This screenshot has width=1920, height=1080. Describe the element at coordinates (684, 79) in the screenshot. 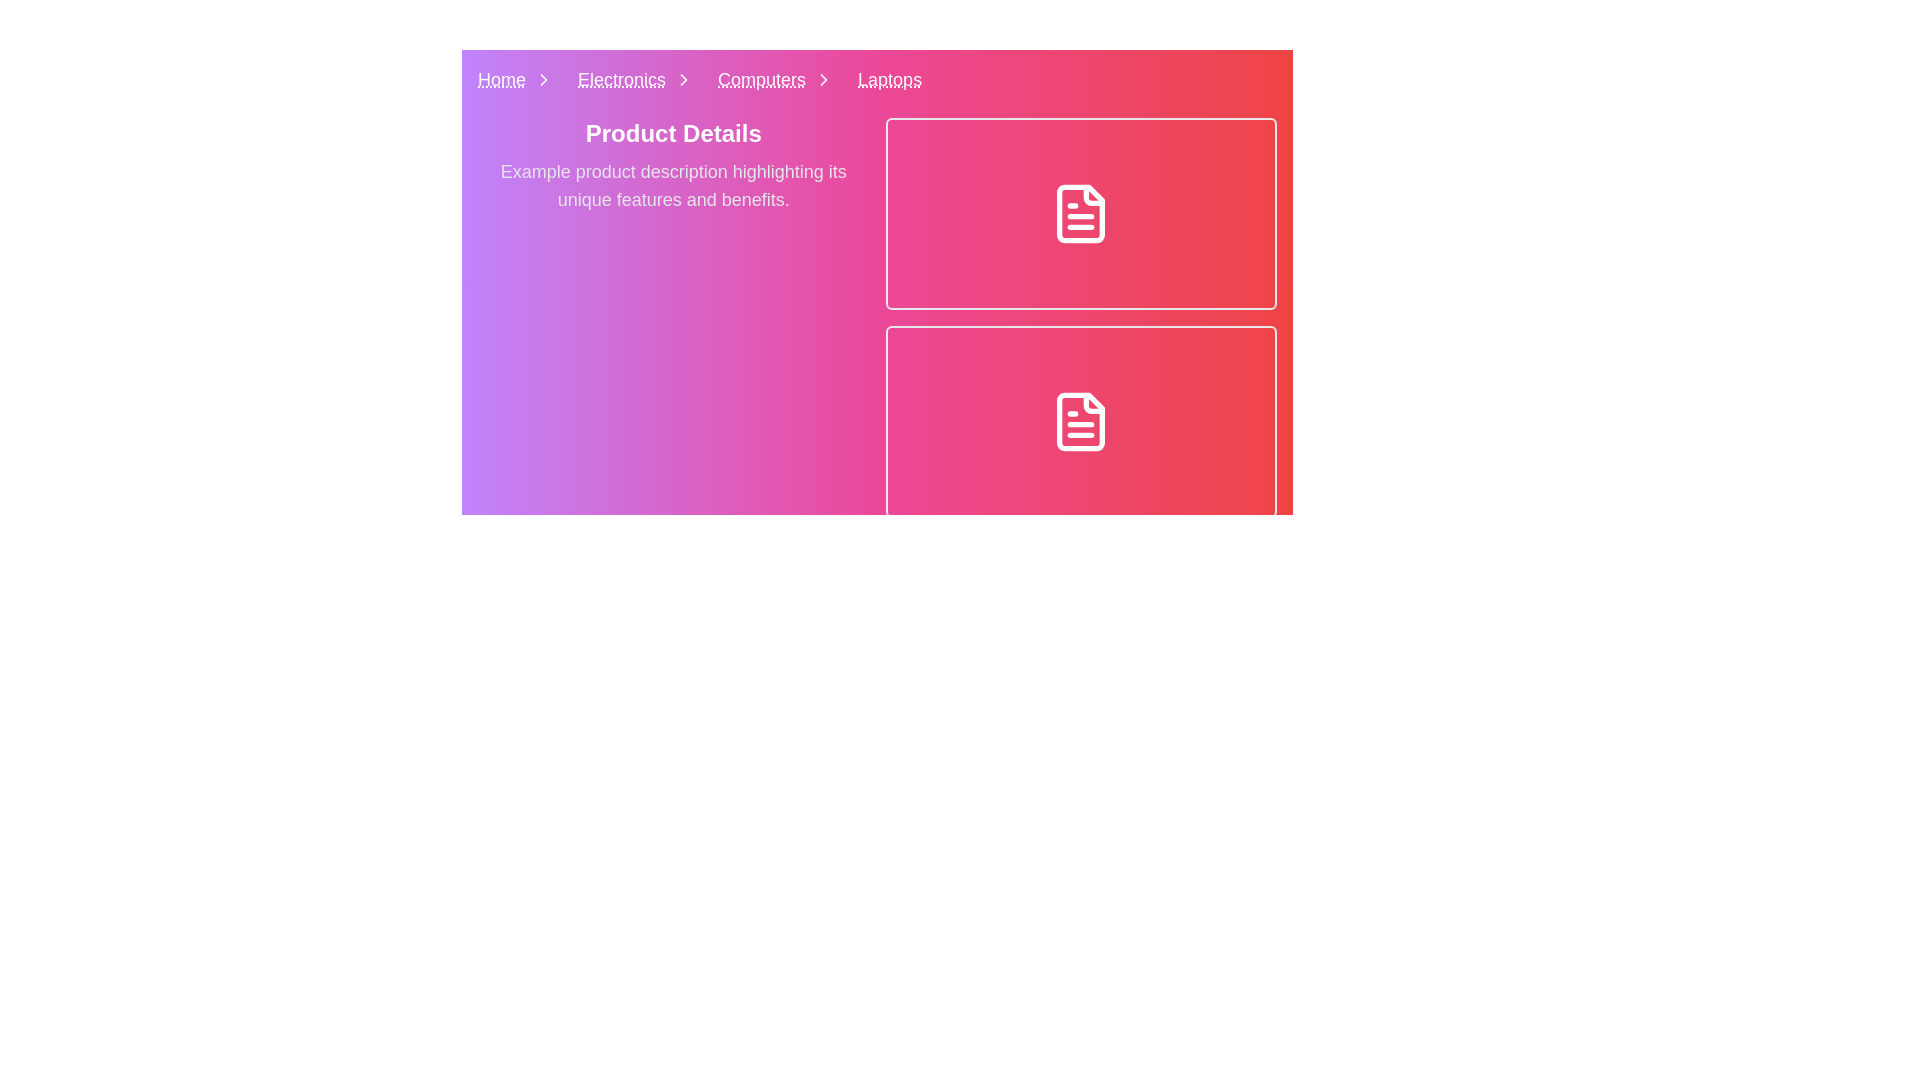

I see `the right-pointing chevron icon located immediately to the right of the 'Electronics' hyperlink in the breadcrumb navigation bar` at that location.